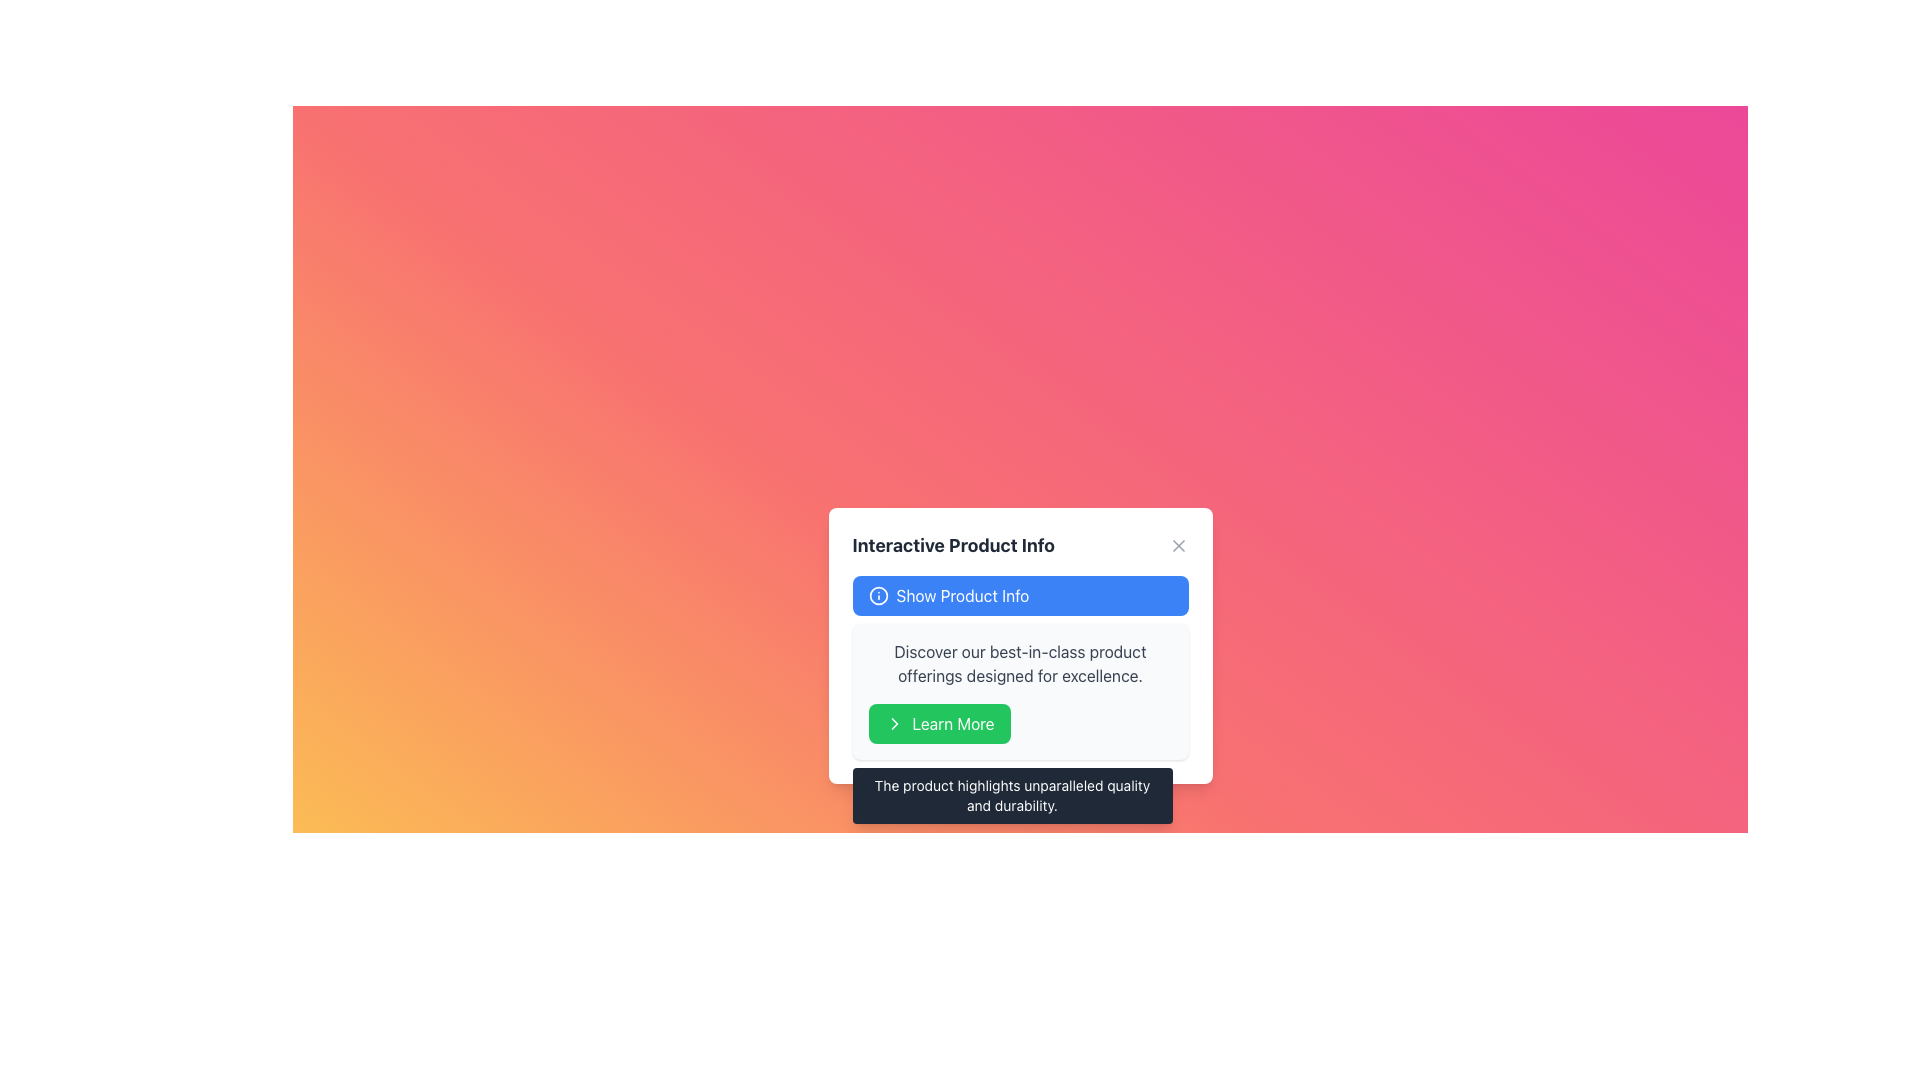  What do you see at coordinates (1020, 663) in the screenshot?
I see `the text label that reads 'Discover our best-in-class product offerings designed for excellence.' which is styled with a gray font on a light background and located above the green 'Learn More' button` at bounding box center [1020, 663].